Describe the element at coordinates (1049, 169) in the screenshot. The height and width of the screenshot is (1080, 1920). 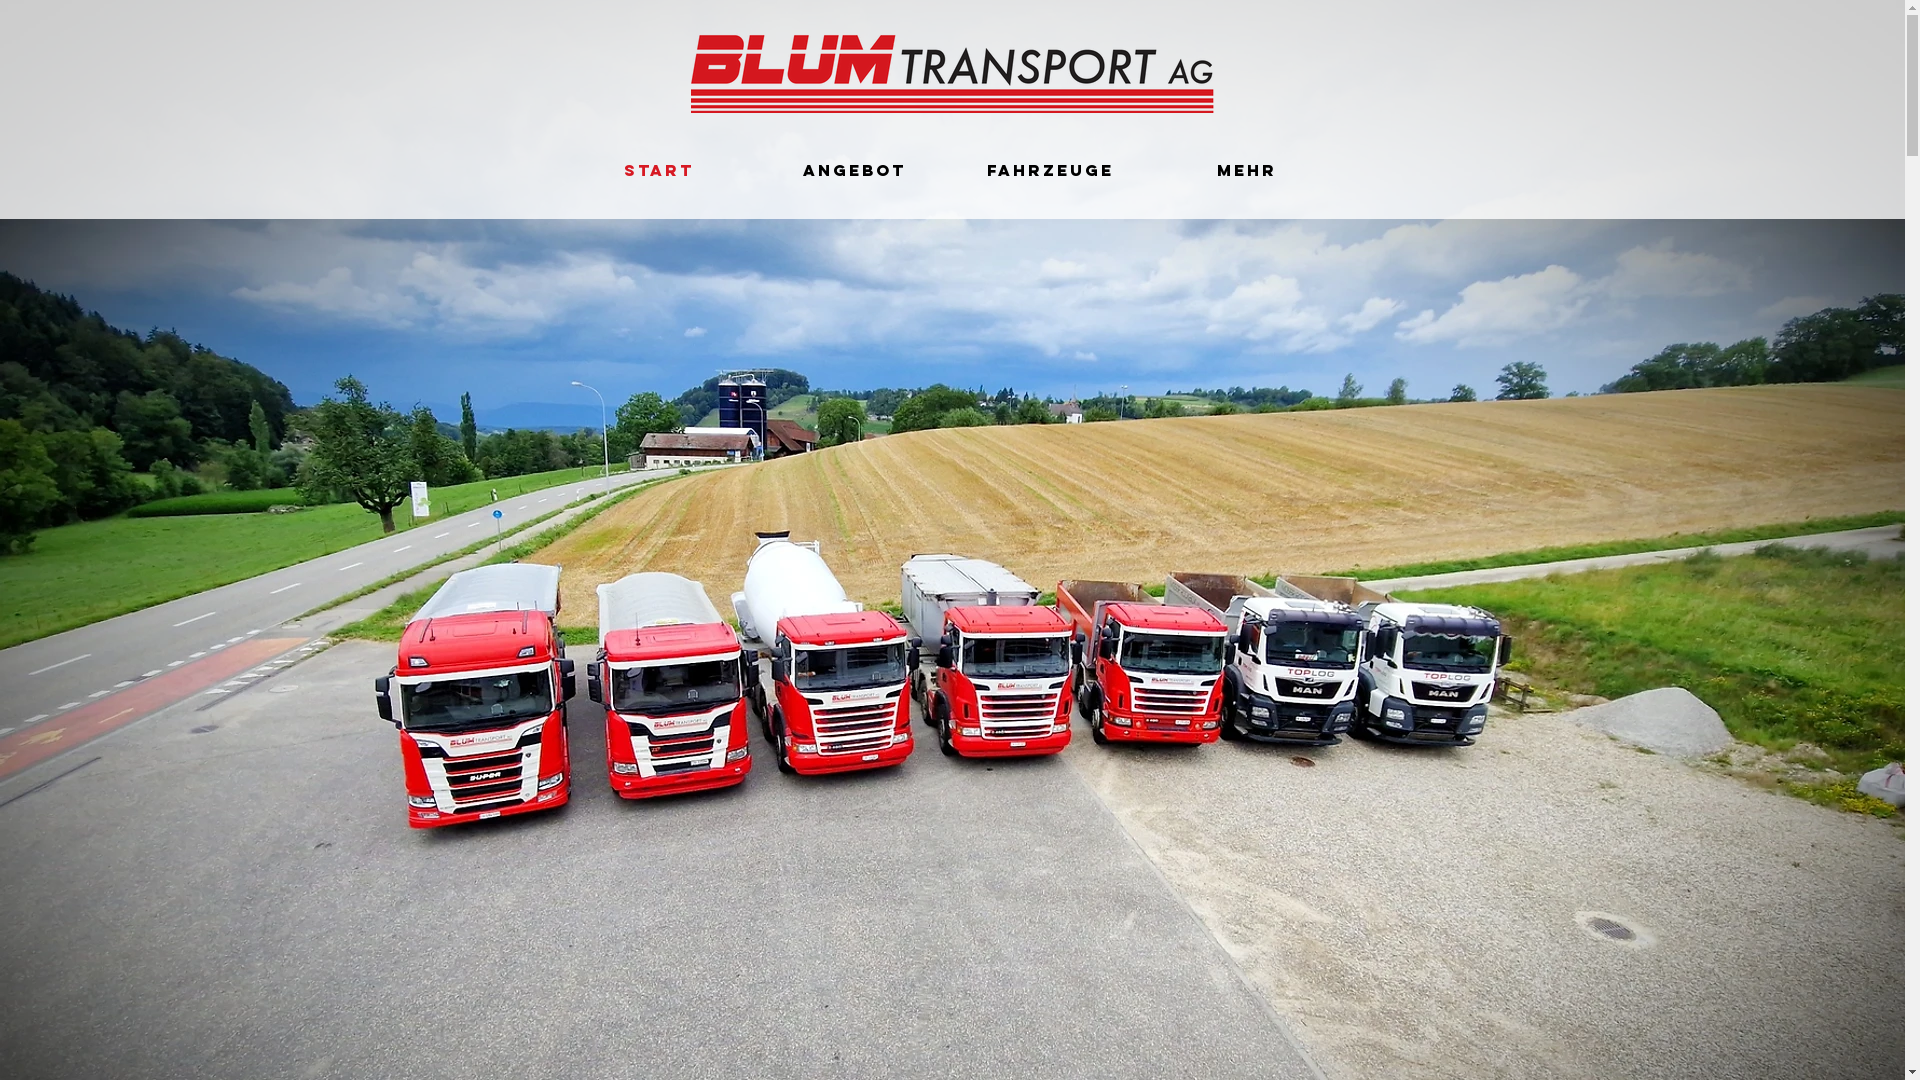
I see `'Fahrzeuge'` at that location.